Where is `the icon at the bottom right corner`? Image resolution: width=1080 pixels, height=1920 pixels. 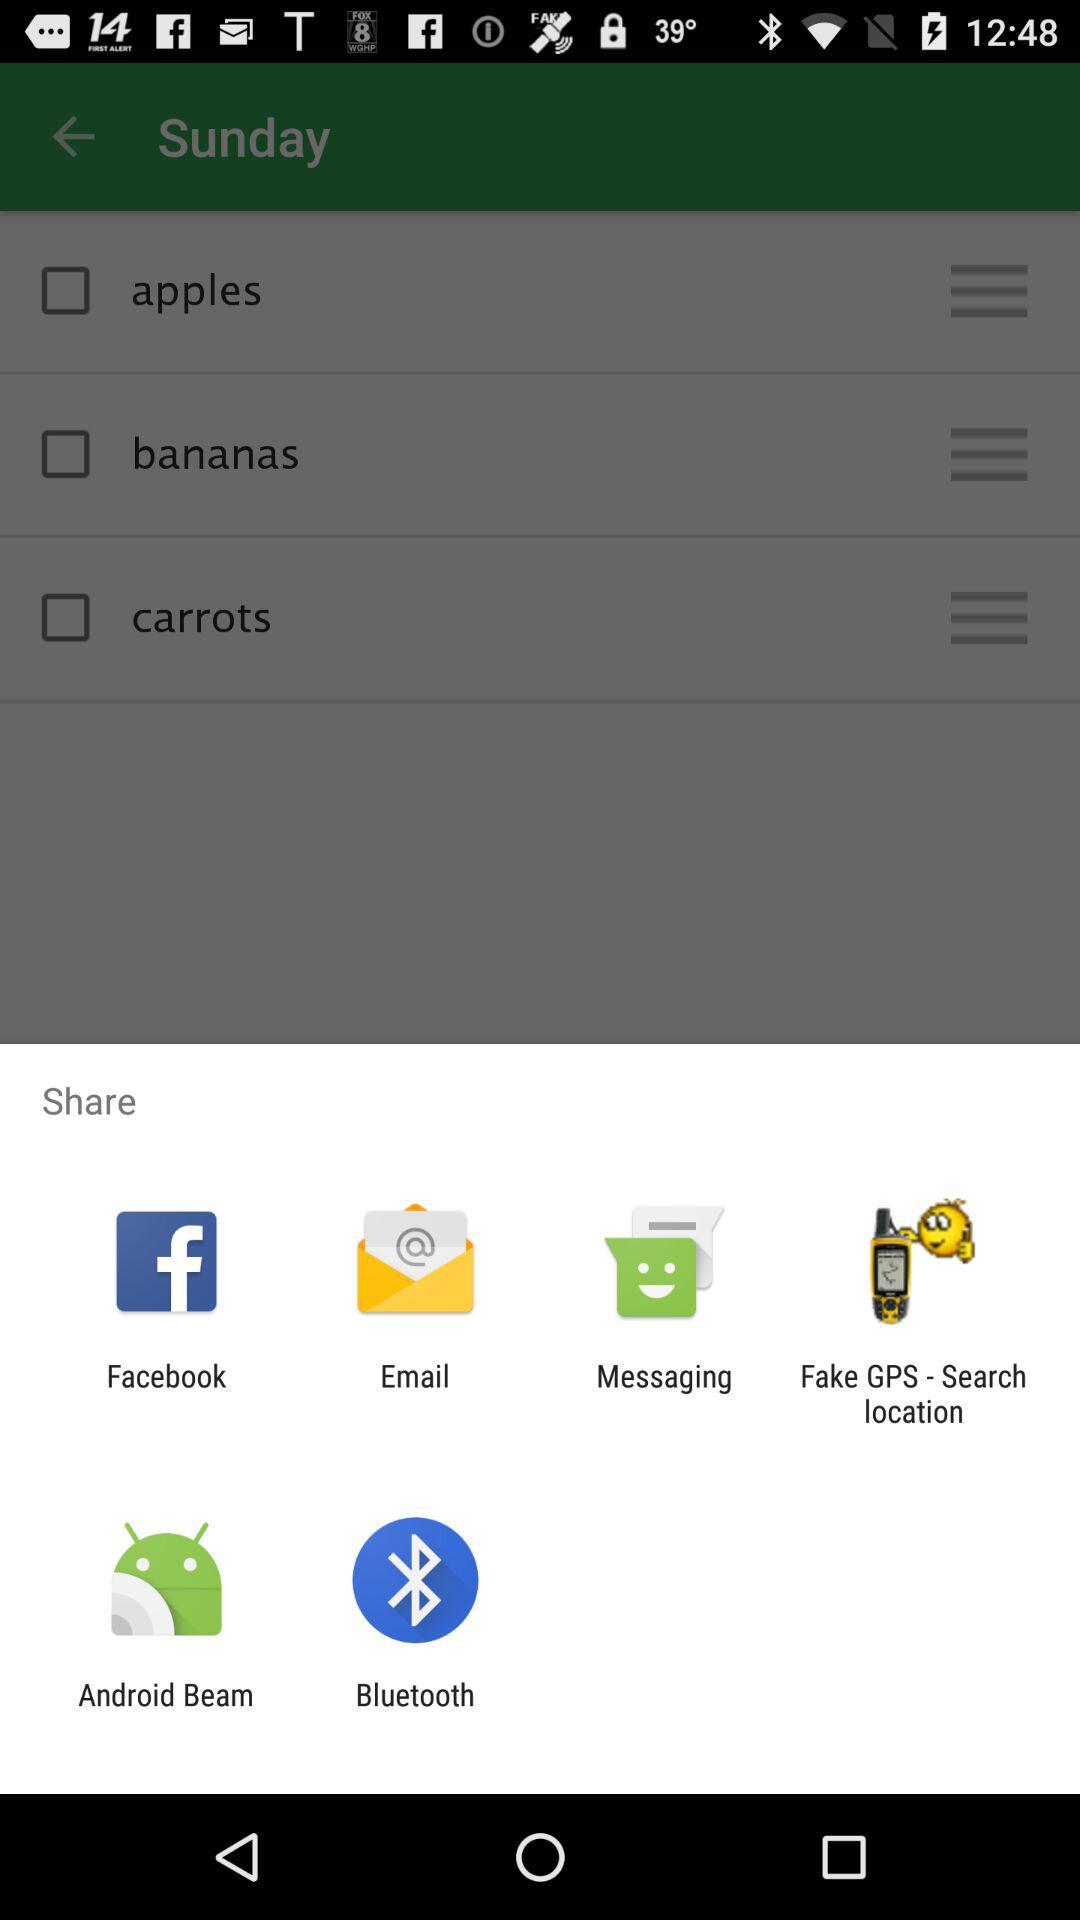
the icon at the bottom right corner is located at coordinates (913, 1392).